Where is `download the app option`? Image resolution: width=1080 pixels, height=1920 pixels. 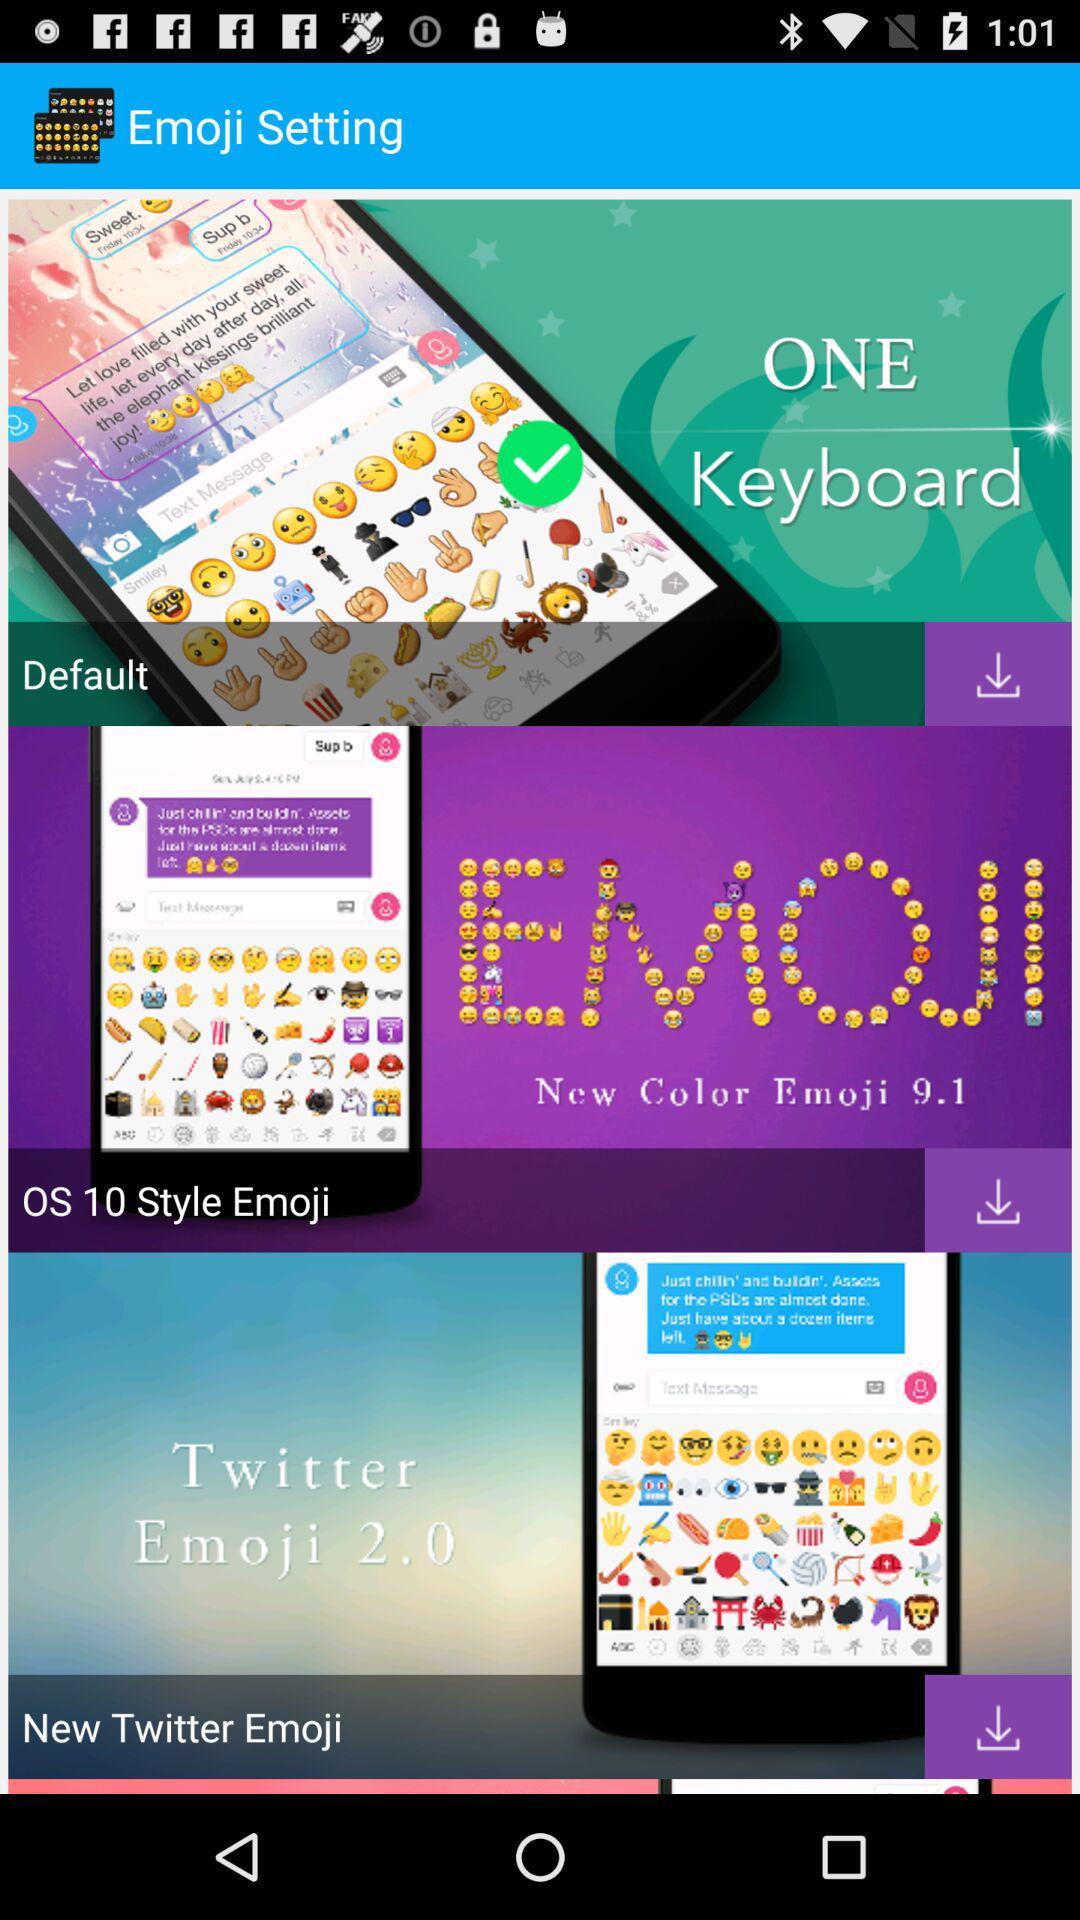
download the app option is located at coordinates (998, 1200).